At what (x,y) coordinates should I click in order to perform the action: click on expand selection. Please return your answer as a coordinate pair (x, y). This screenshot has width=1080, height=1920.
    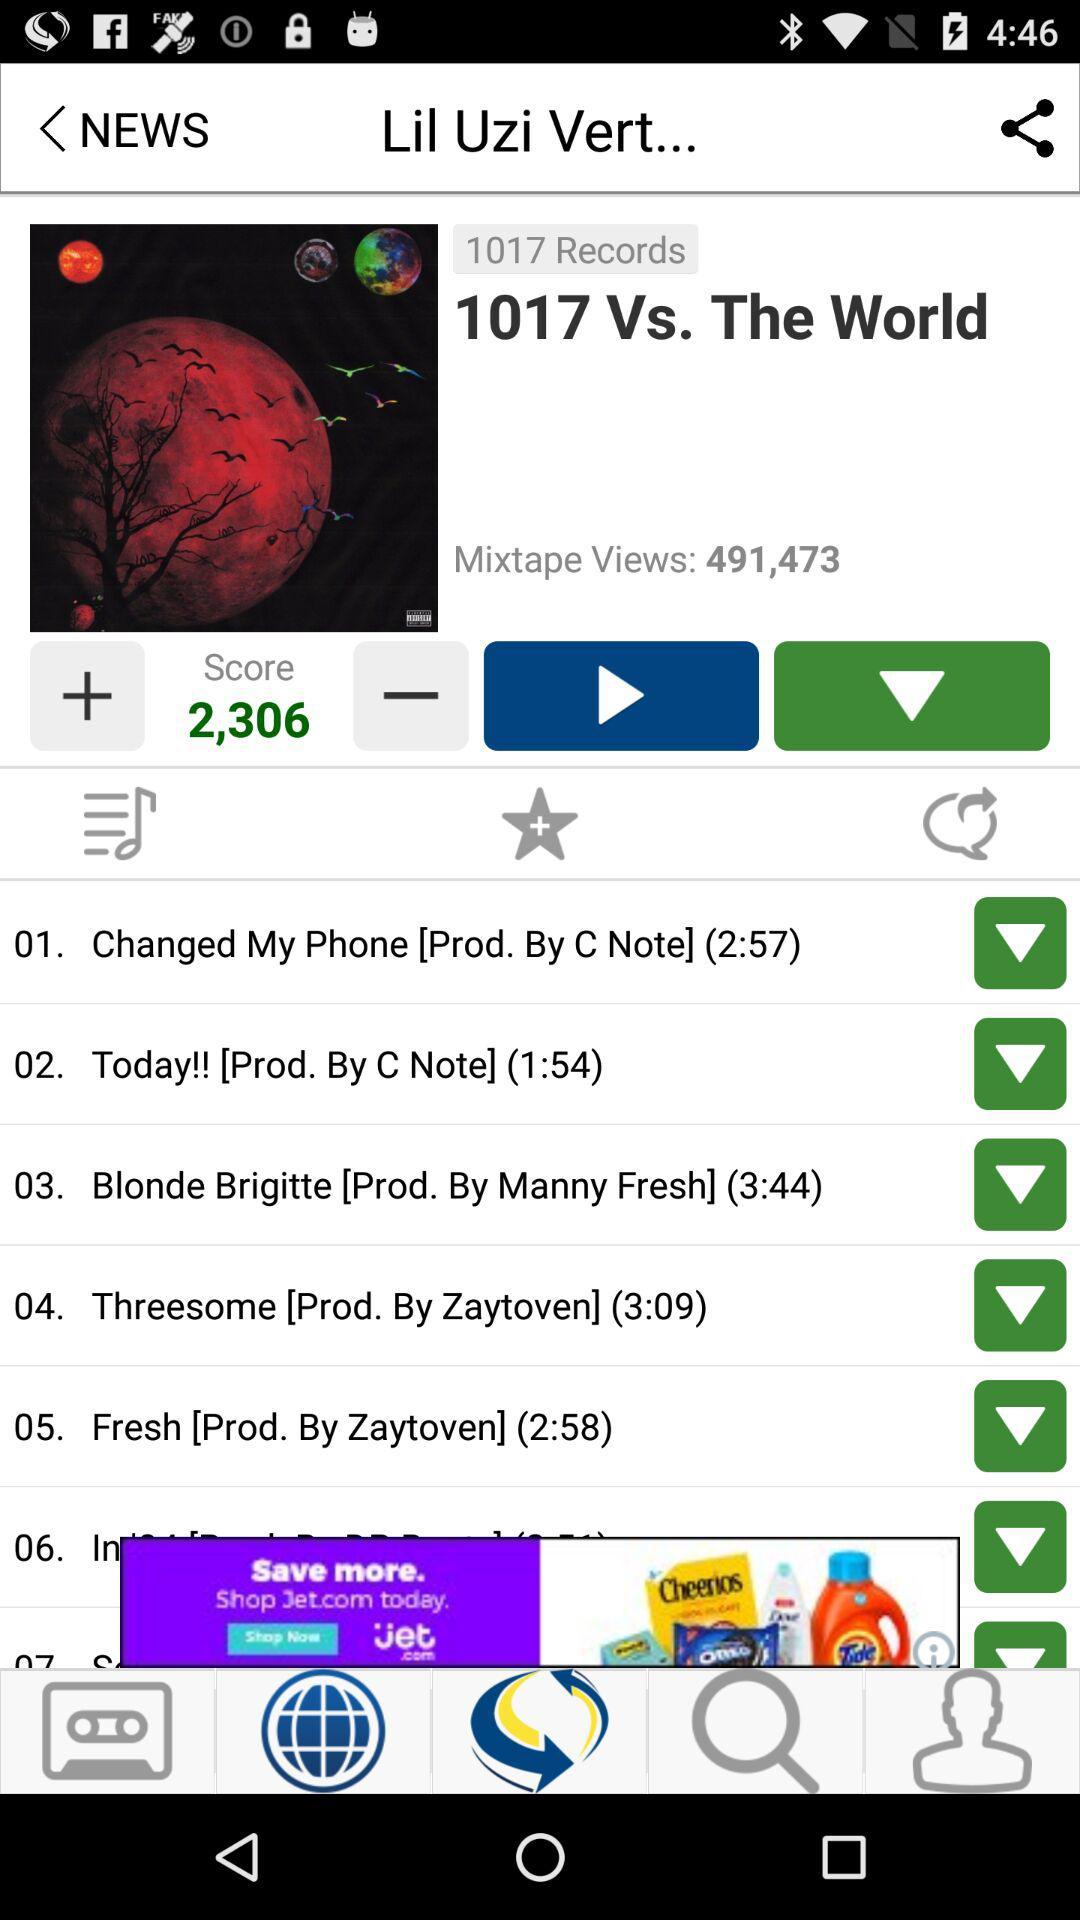
    Looking at the image, I should click on (1020, 1184).